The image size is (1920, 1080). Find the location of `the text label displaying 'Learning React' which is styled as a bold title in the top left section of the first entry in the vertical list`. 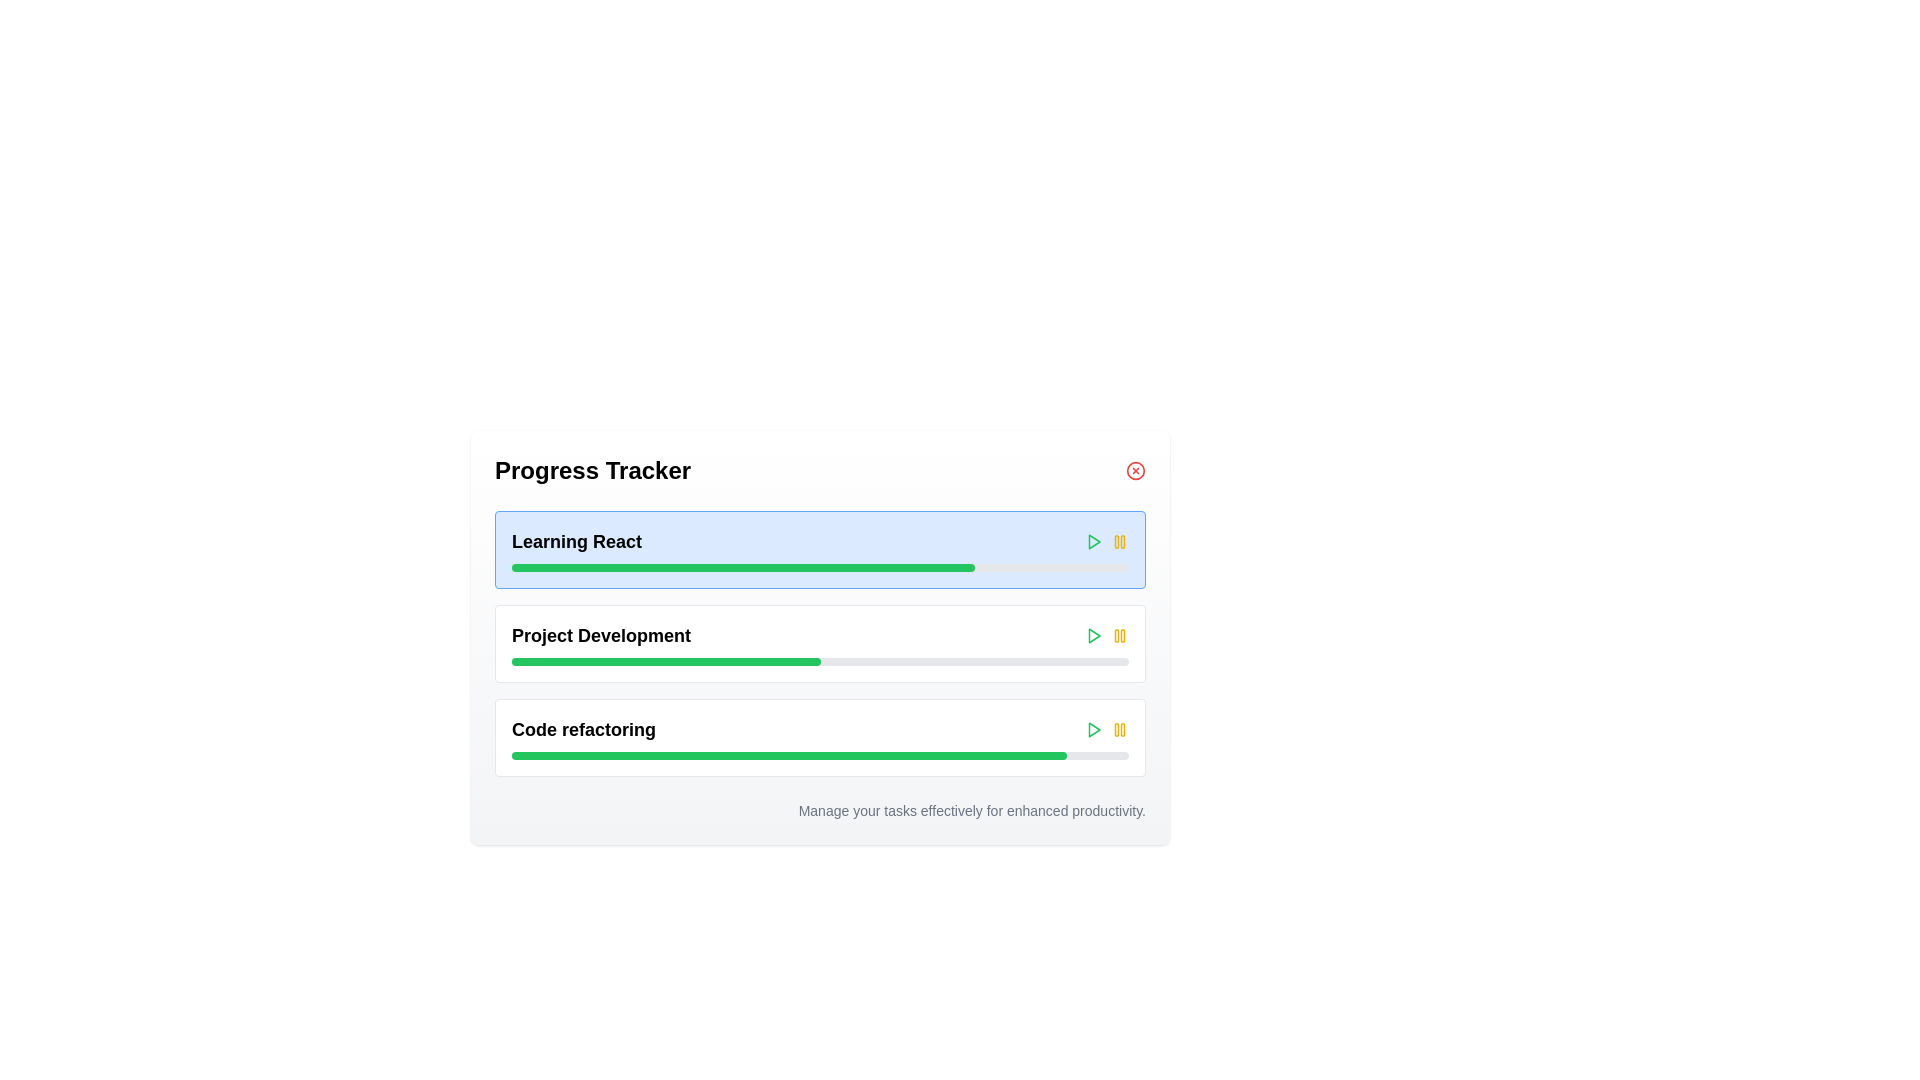

the text label displaying 'Learning React' which is styled as a bold title in the top left section of the first entry in the vertical list is located at coordinates (575, 542).